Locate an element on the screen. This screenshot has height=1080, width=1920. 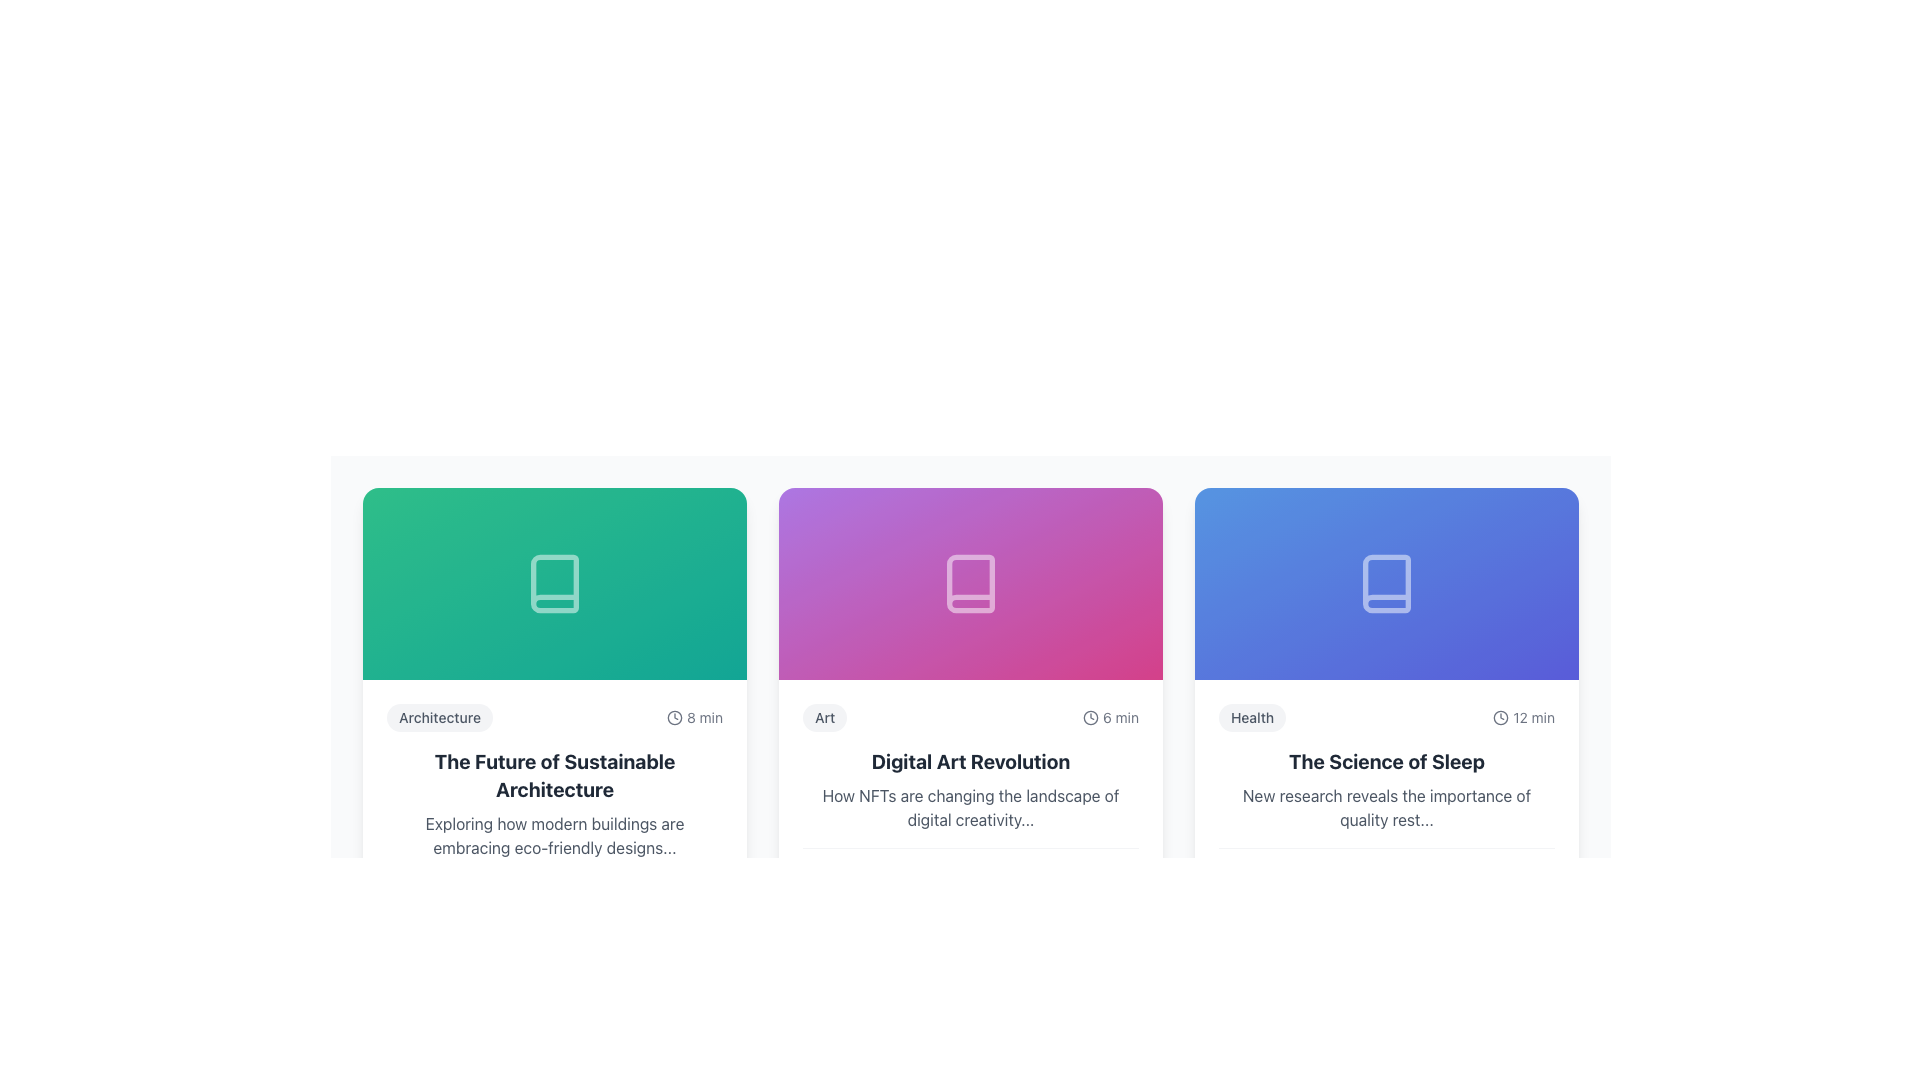
the 'Health' text label with a rounded rectangular gray background to interpret its category is located at coordinates (1251, 716).